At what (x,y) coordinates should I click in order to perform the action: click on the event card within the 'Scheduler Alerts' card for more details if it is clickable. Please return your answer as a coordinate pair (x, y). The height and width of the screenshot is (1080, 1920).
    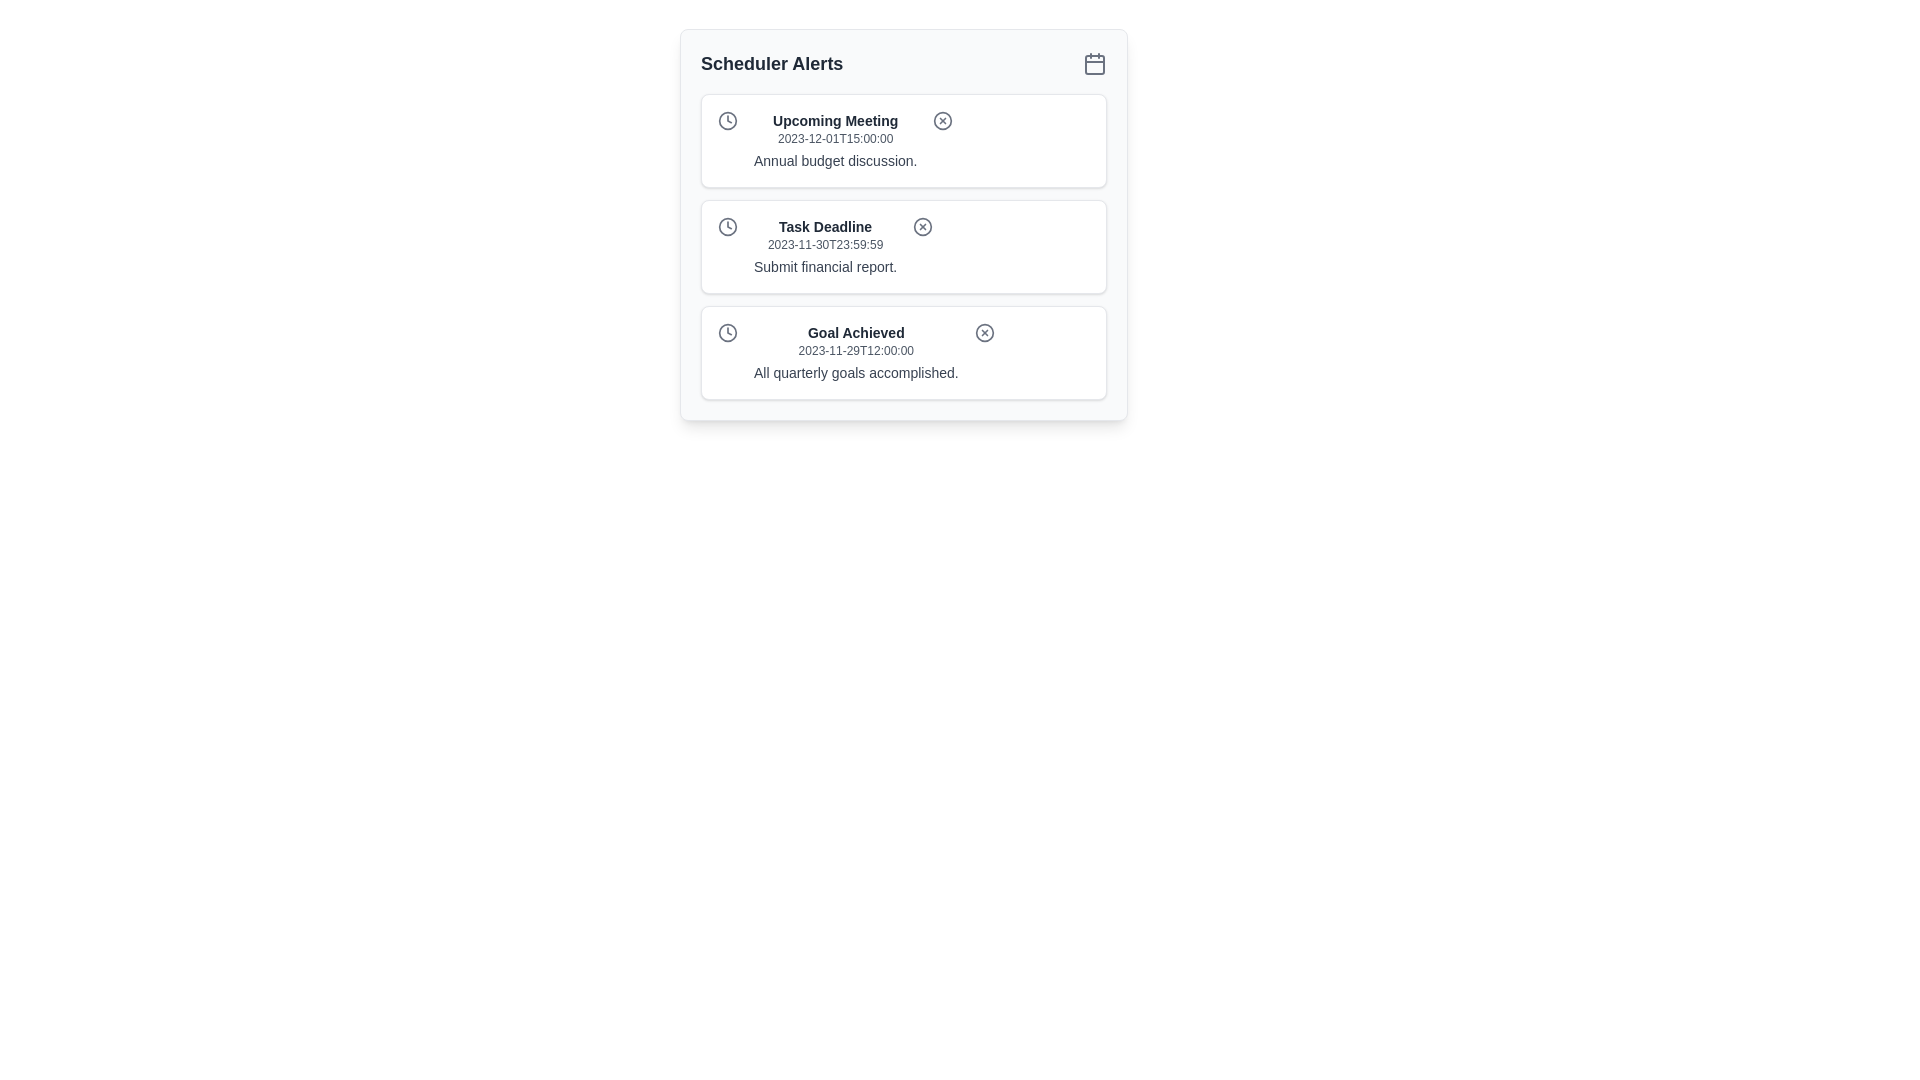
    Looking at the image, I should click on (902, 224).